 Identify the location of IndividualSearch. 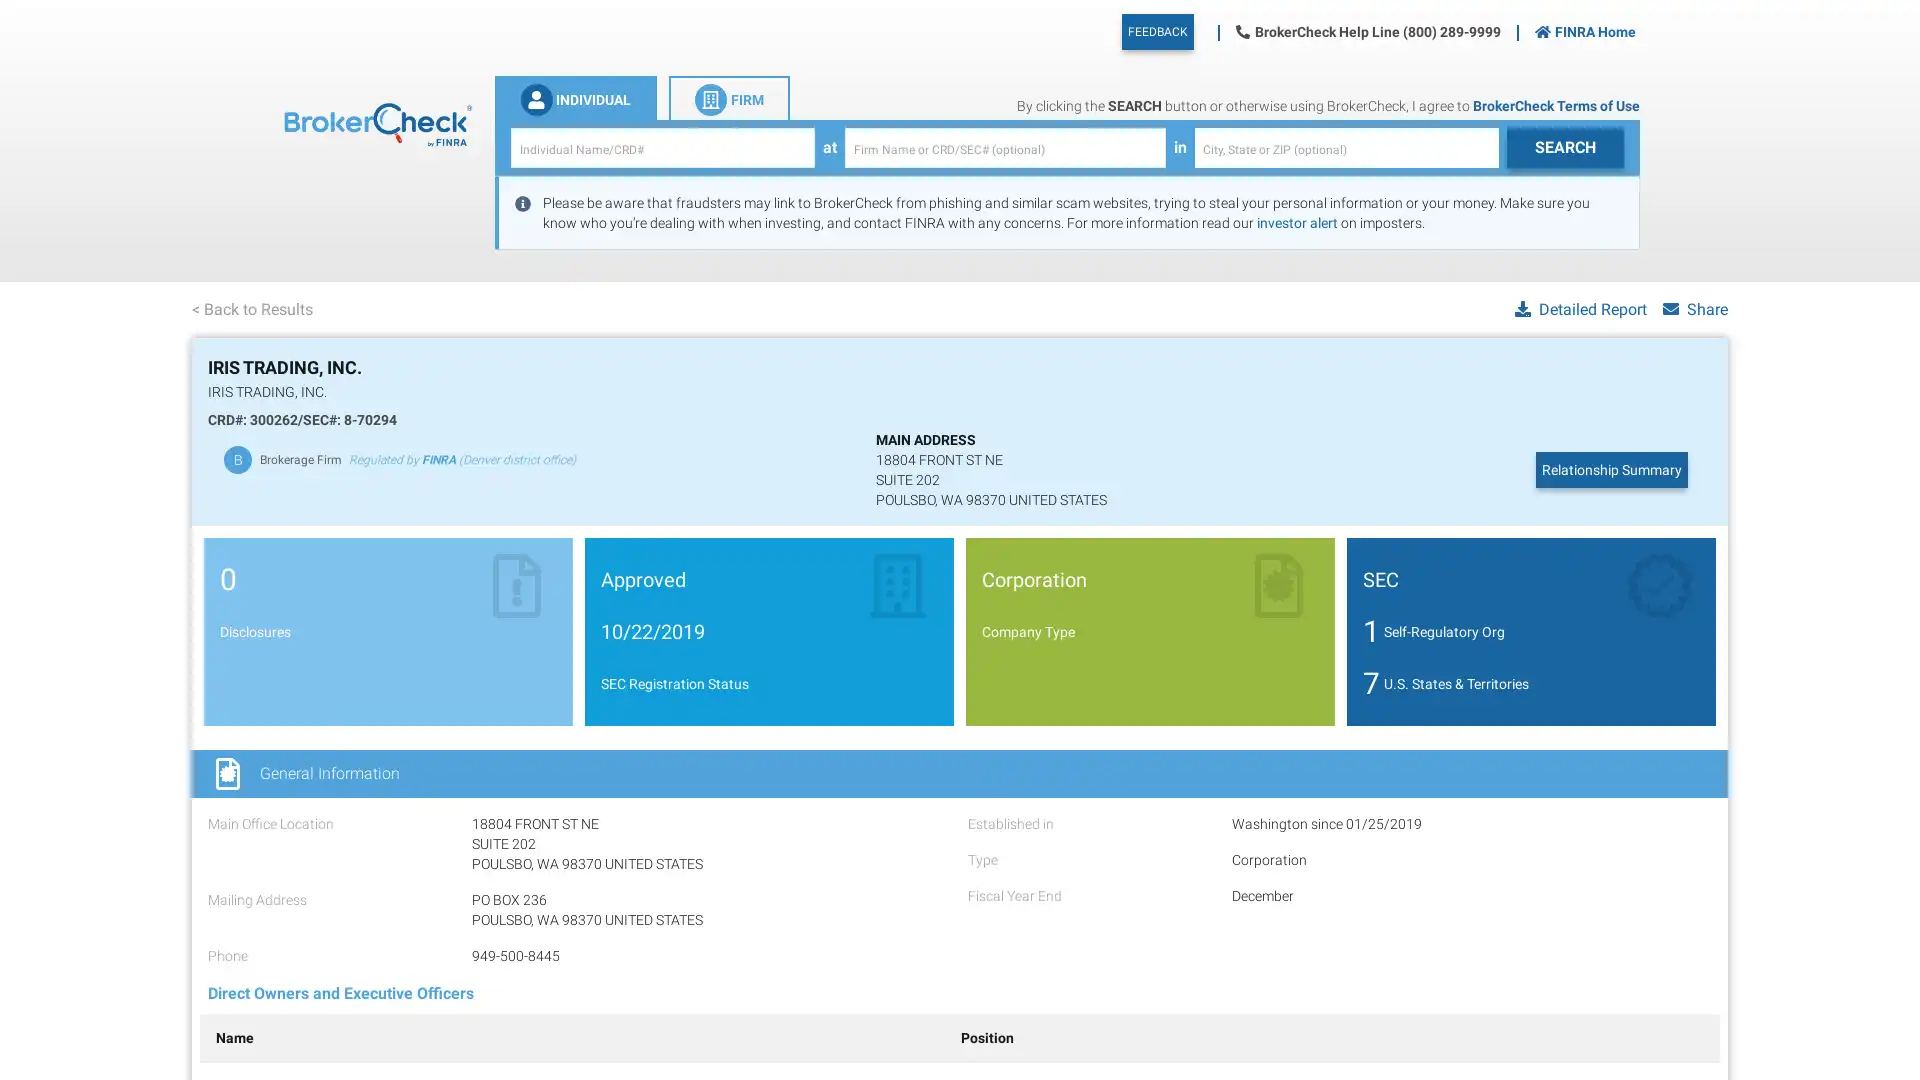
(1564, 146).